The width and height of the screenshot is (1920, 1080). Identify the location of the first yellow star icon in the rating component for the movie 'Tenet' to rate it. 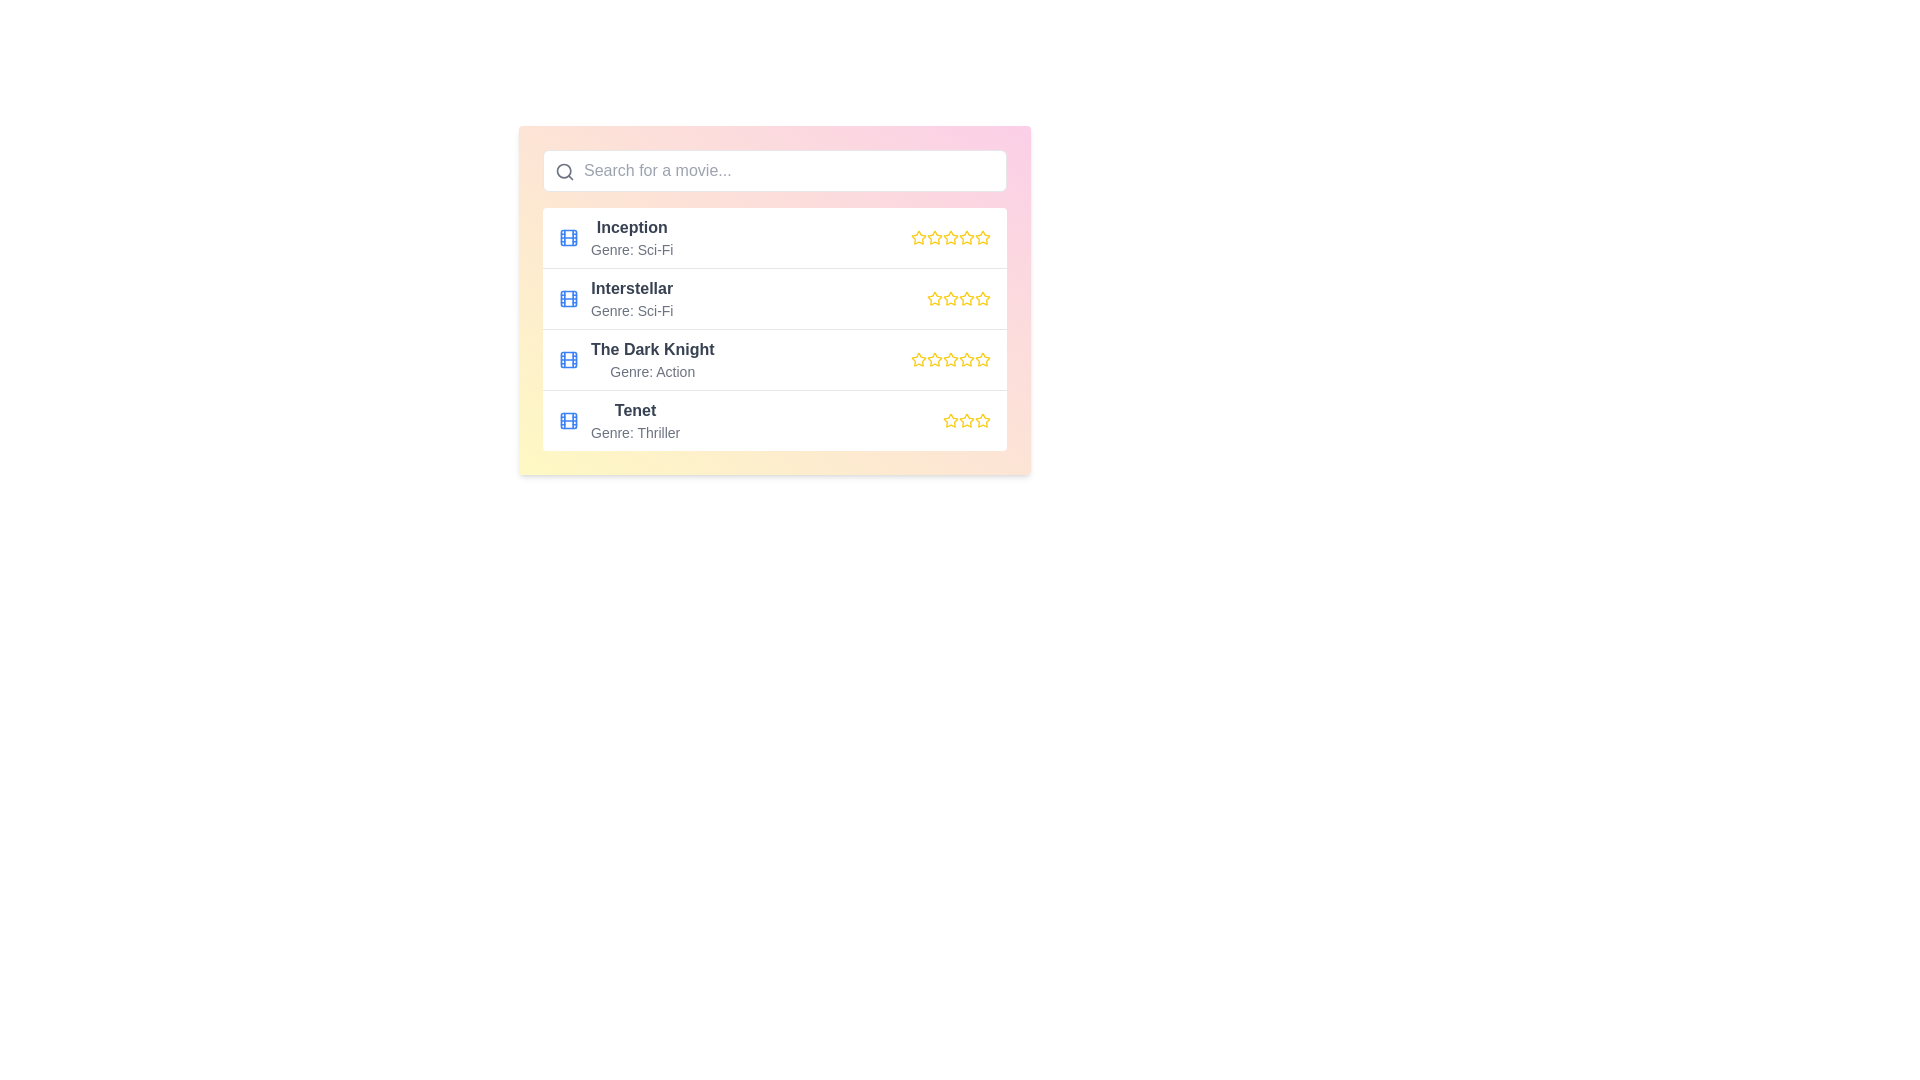
(949, 419).